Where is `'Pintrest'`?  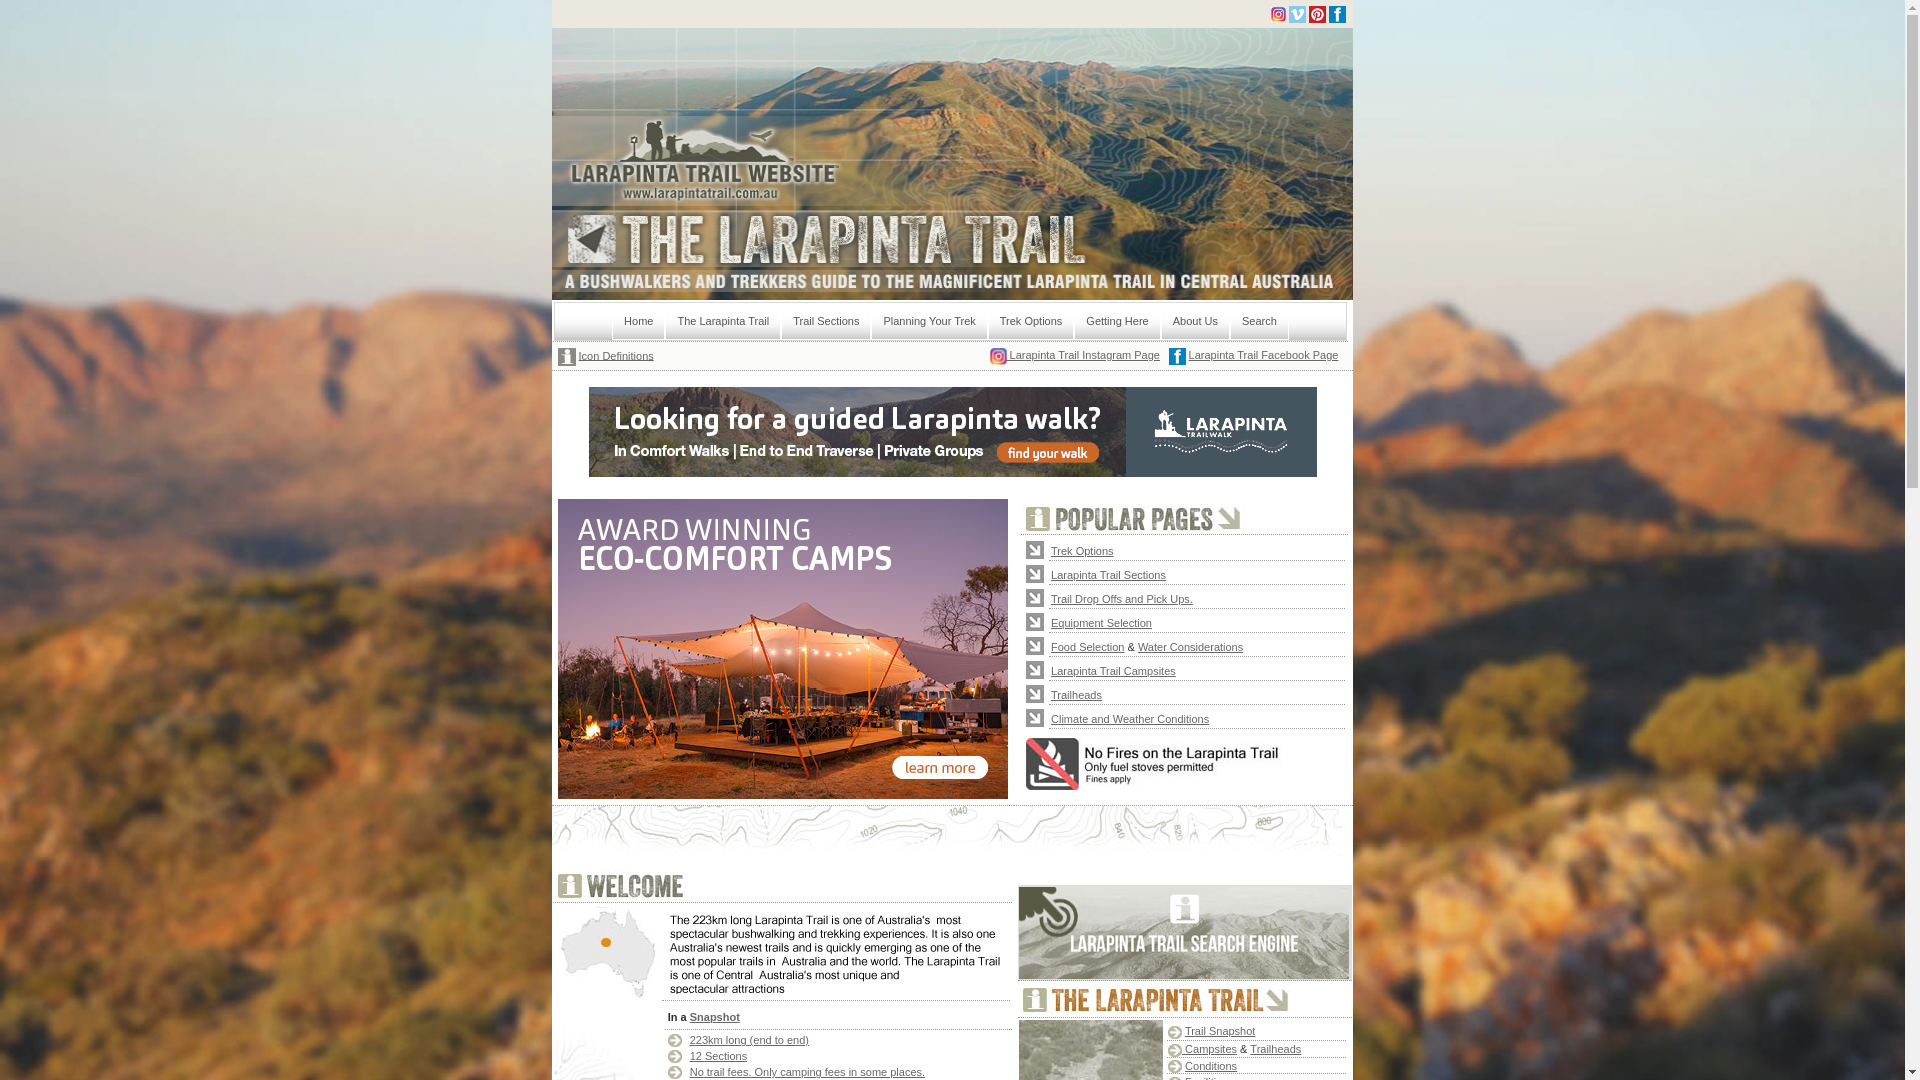 'Pintrest' is located at coordinates (1316, 14).